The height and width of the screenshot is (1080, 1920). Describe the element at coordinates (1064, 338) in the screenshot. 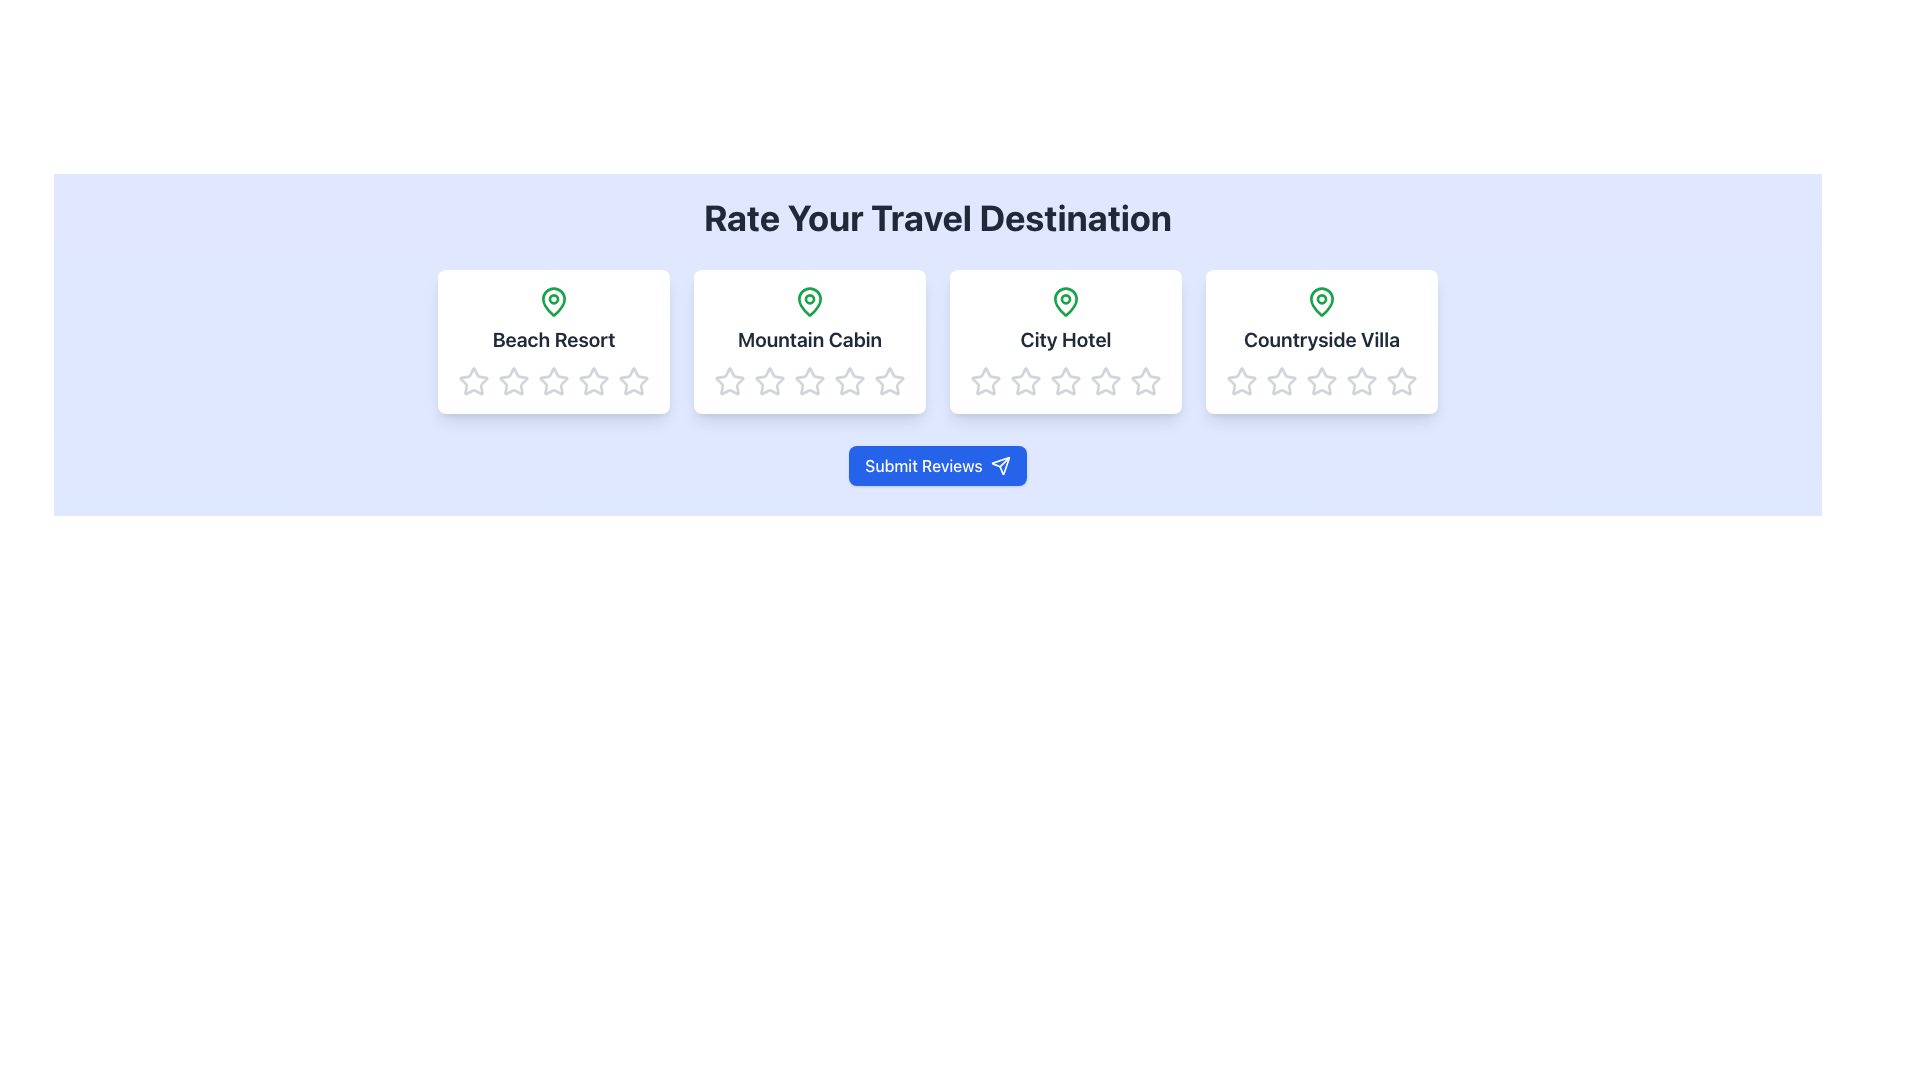

I see `text label displaying 'City Hotel' that is styled in bold dark gray font, located beneath a green map pin icon in the third card of a horizontal row of four cards` at that location.